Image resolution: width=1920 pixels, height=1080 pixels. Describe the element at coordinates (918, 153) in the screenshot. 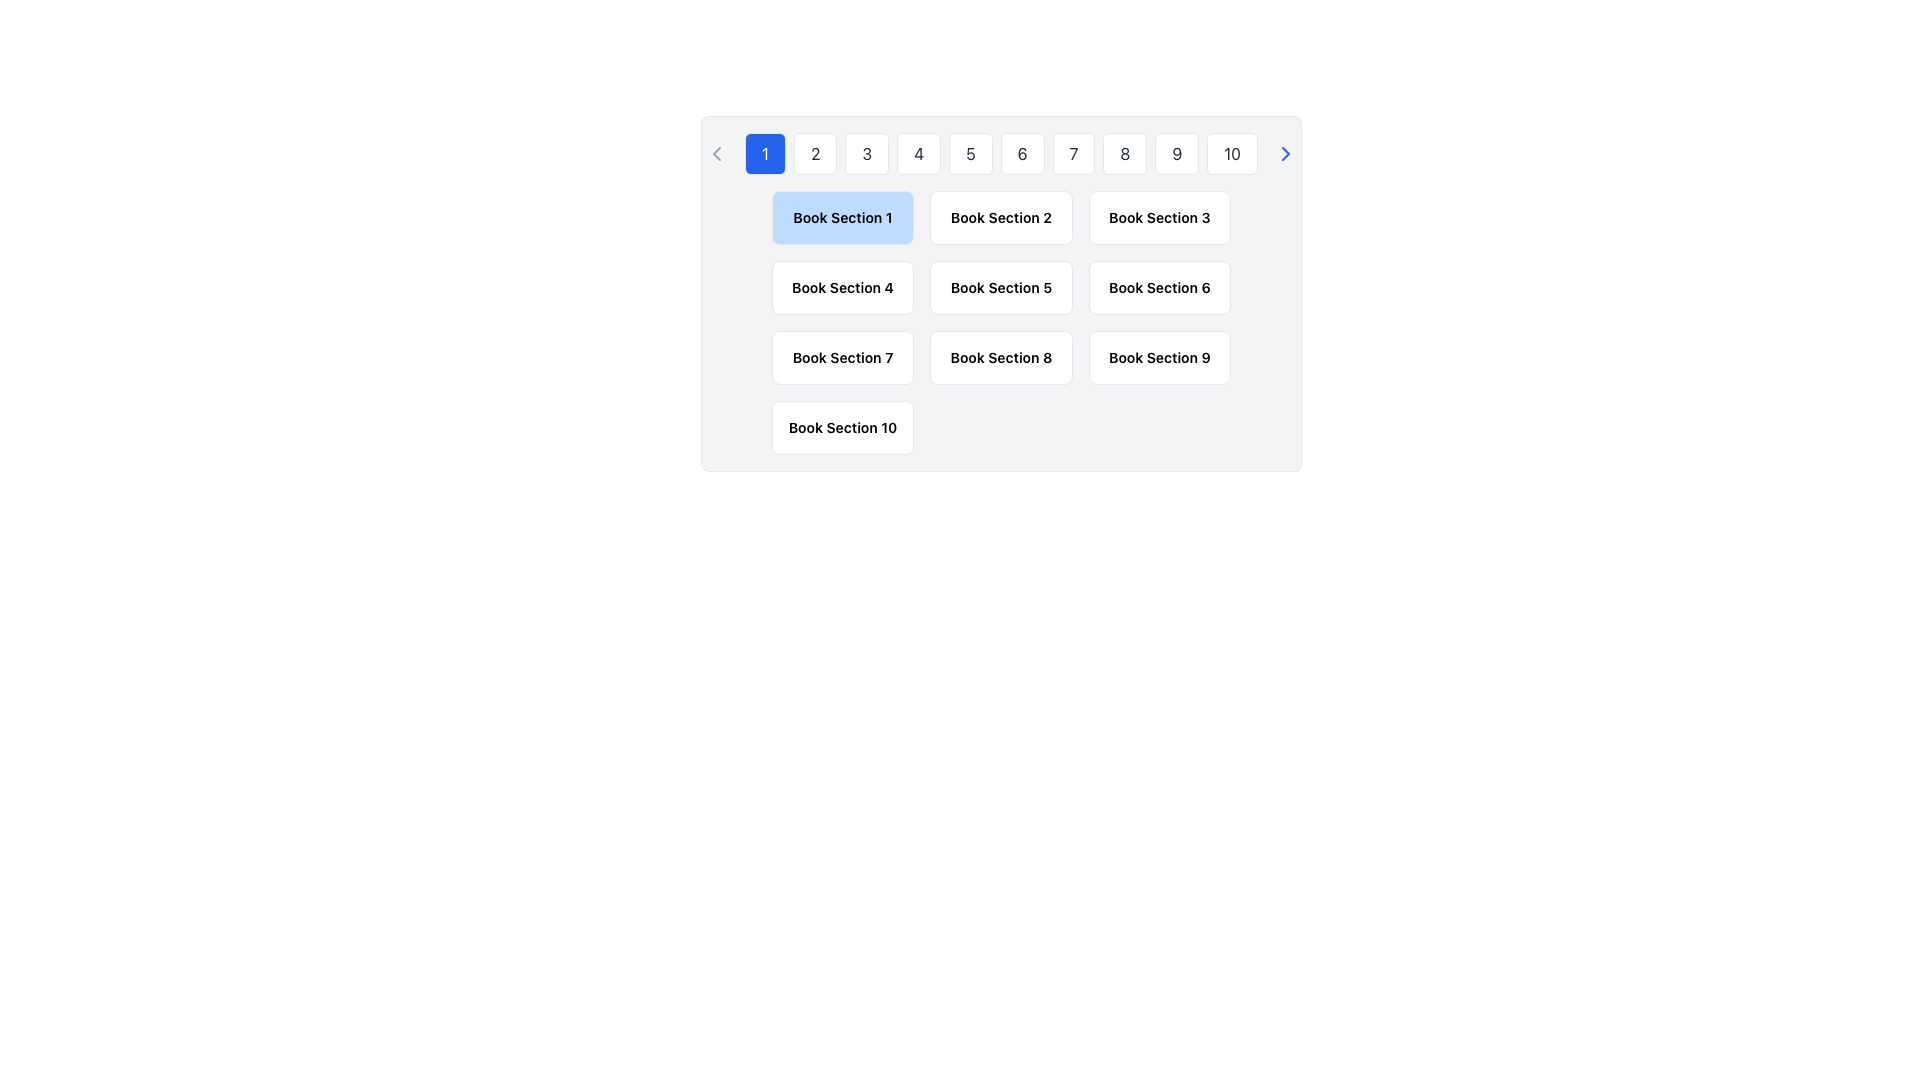

I see `the fourth navigation button that allows users to jump to the fourth page or section of content, changing its background color` at that location.